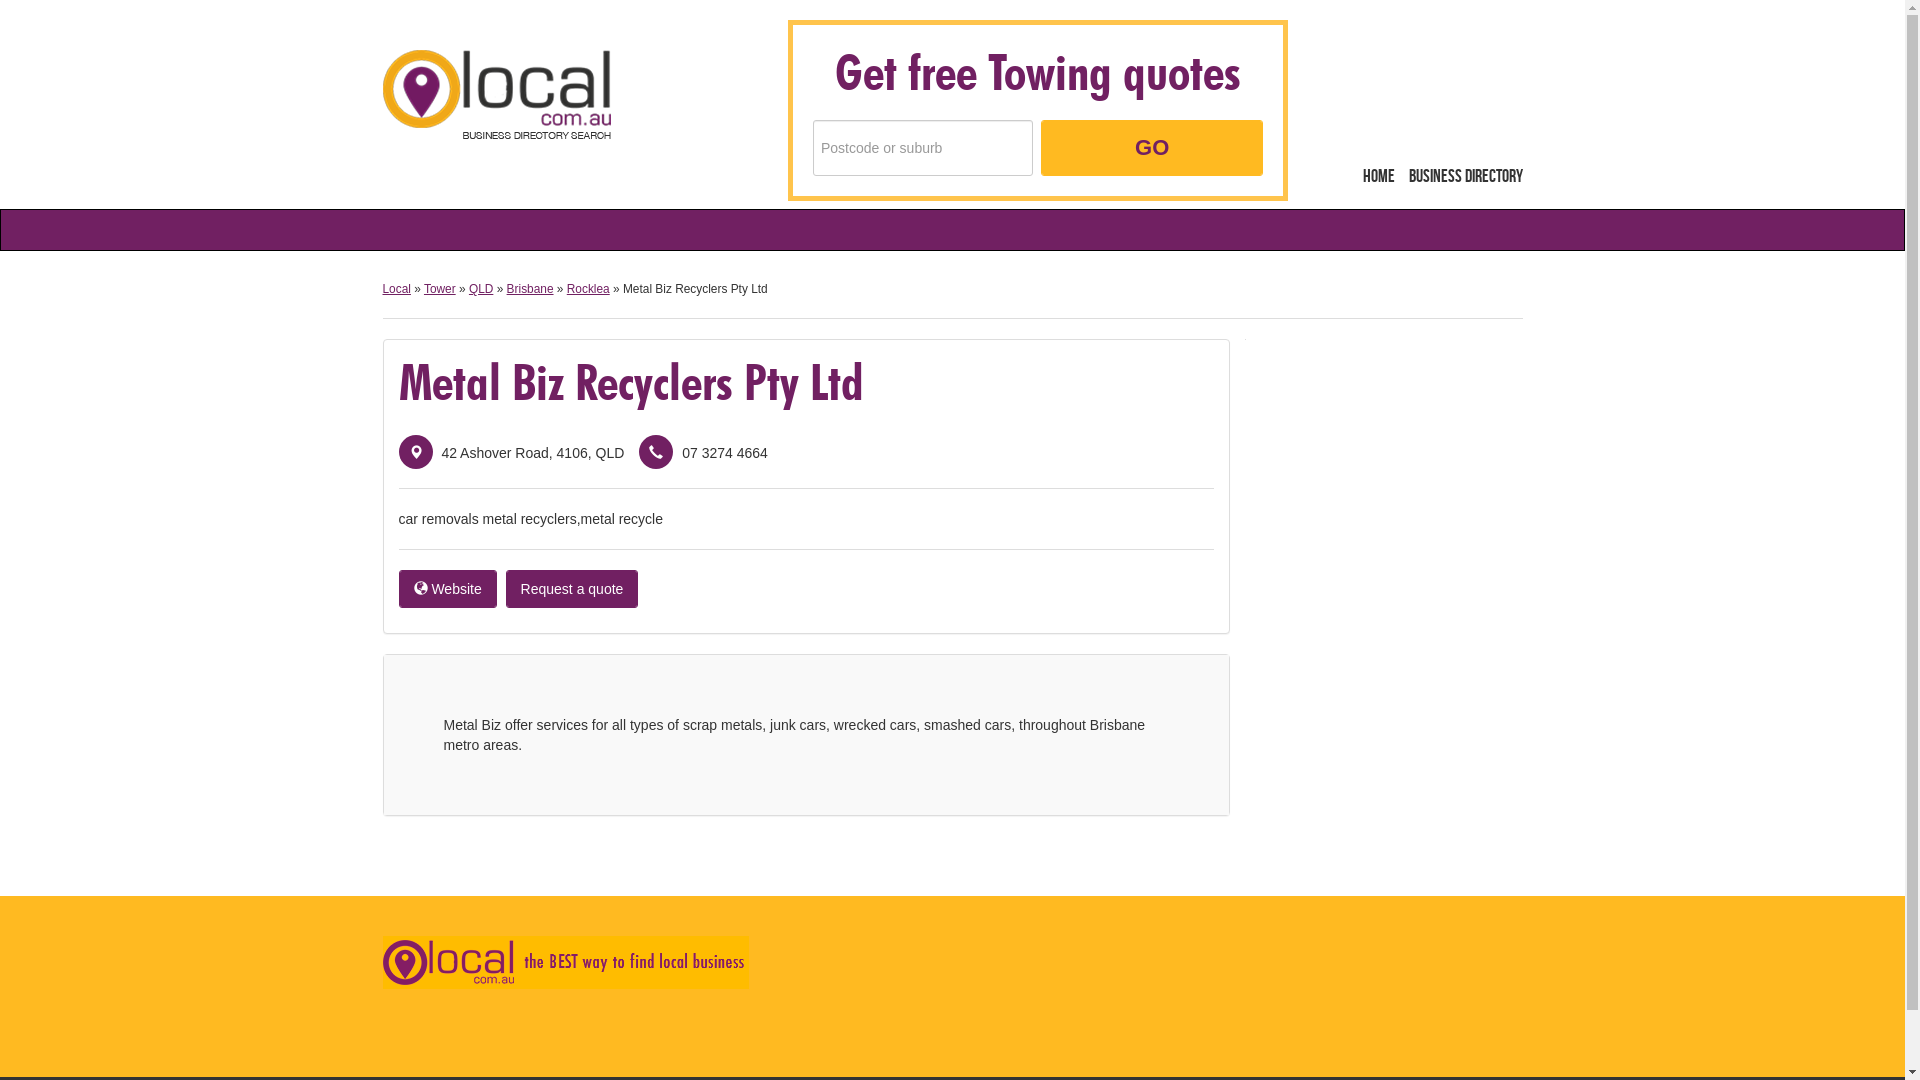 This screenshot has height=1080, width=1920. I want to click on 'GO', so click(1152, 146).